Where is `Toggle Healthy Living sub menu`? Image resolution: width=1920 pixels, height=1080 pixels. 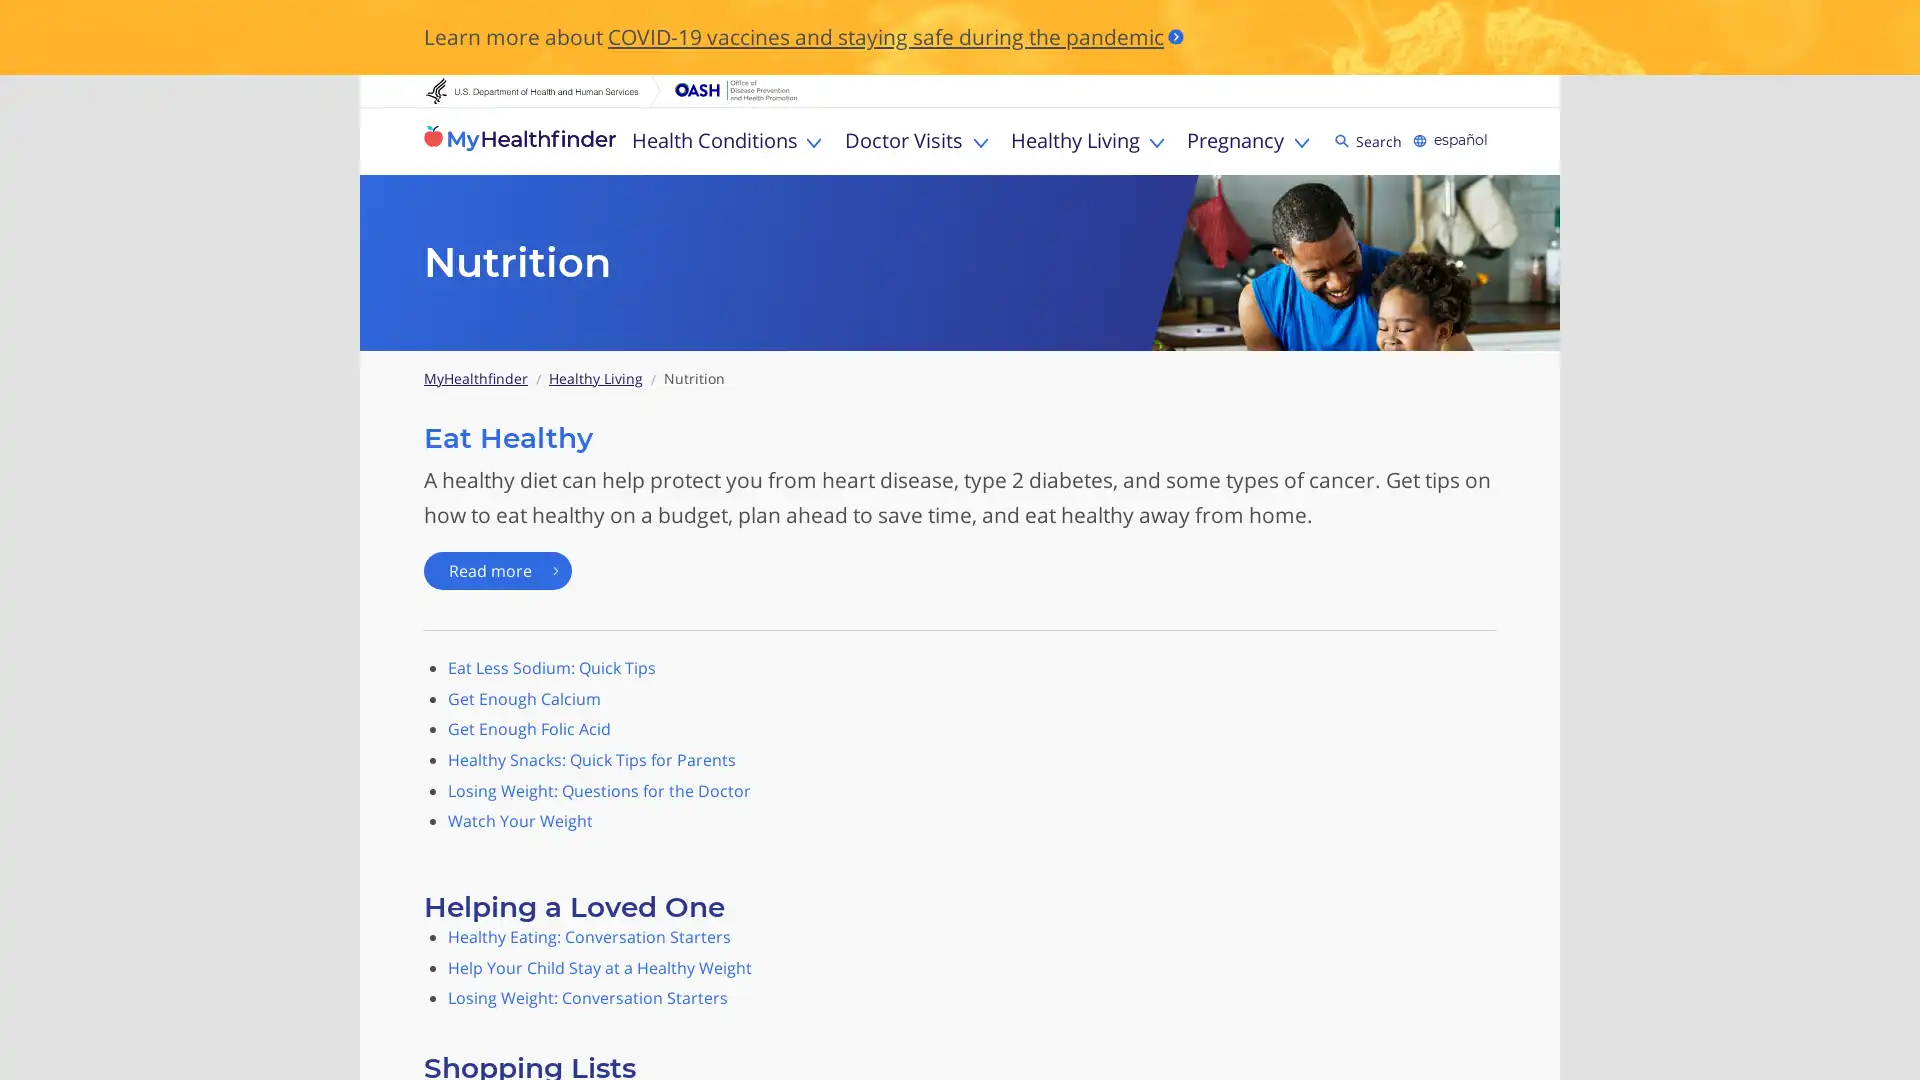 Toggle Healthy Living sub menu is located at coordinates (1156, 140).